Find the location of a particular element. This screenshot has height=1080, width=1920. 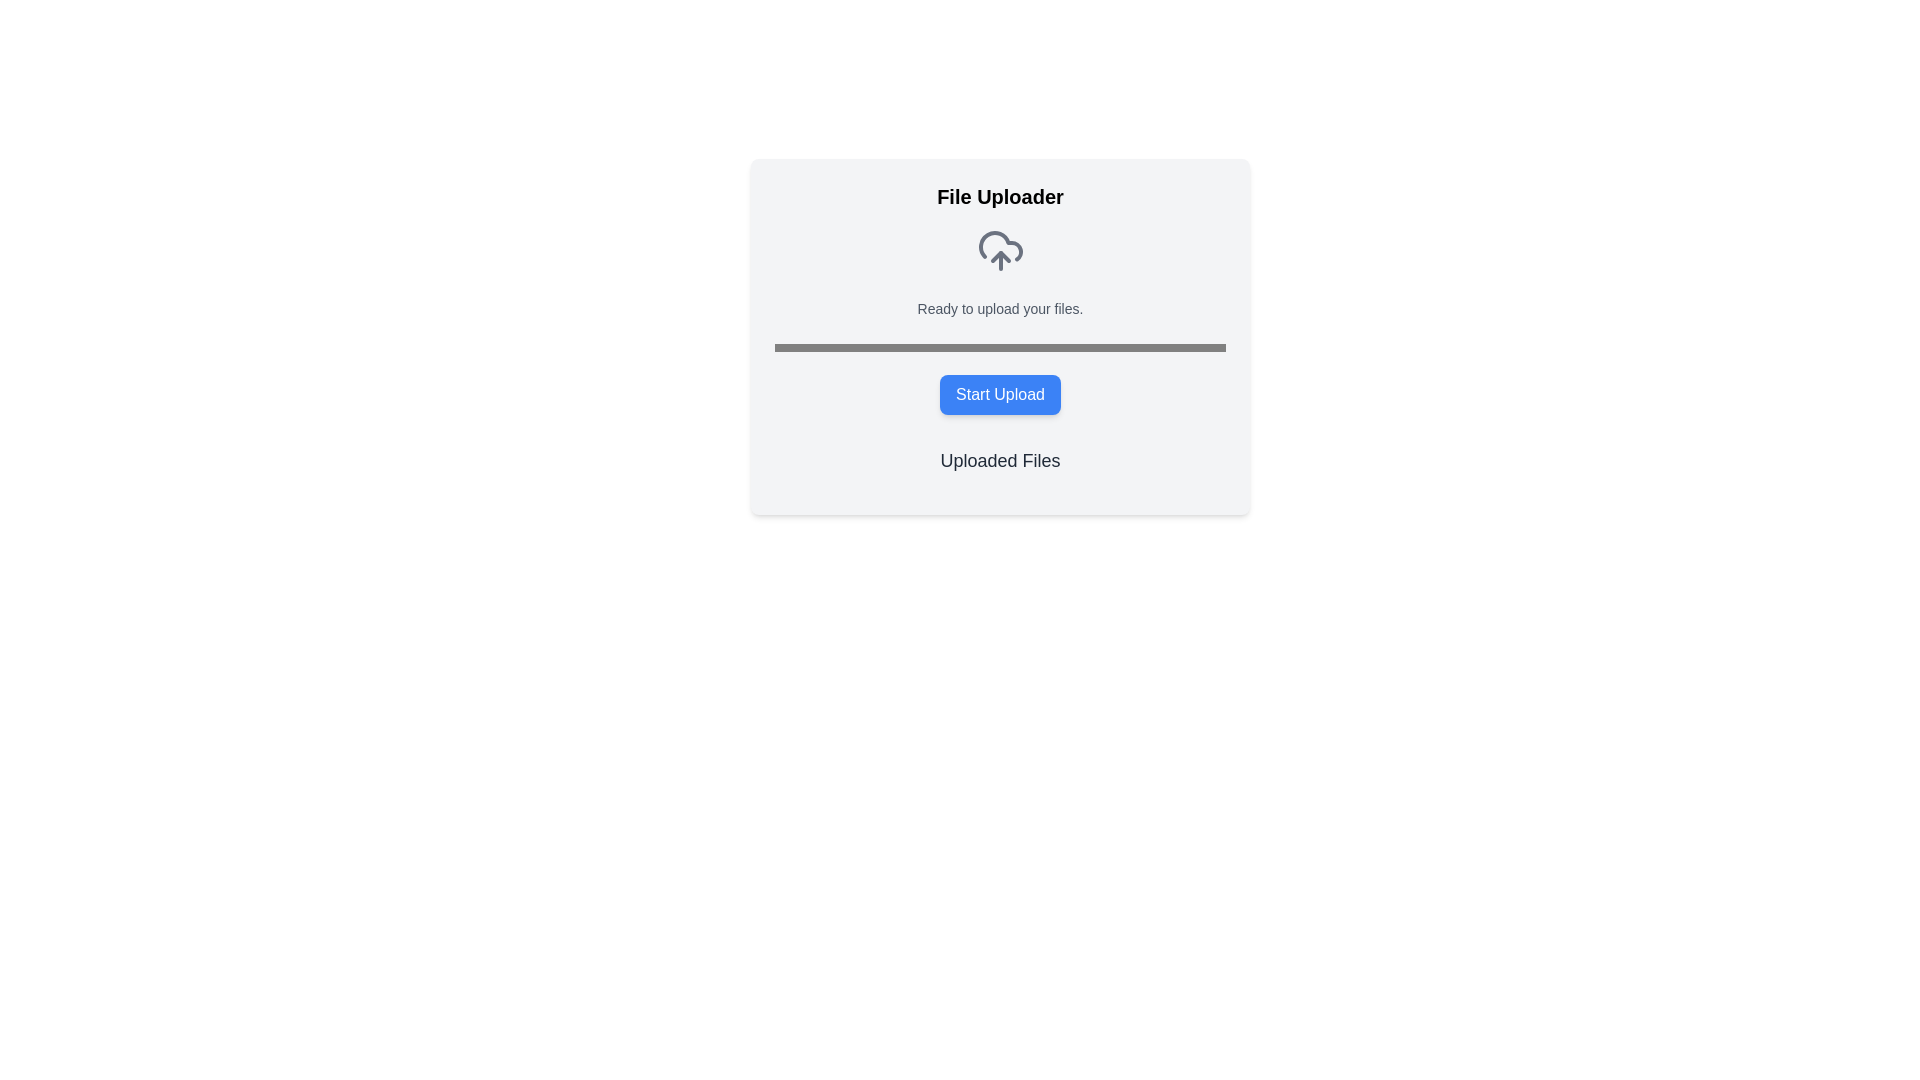

the thin horizontal progress bar located below the text 'Ready to upload your files.' and above the 'Start Upload' button in the 'File Uploader' section is located at coordinates (1000, 346).